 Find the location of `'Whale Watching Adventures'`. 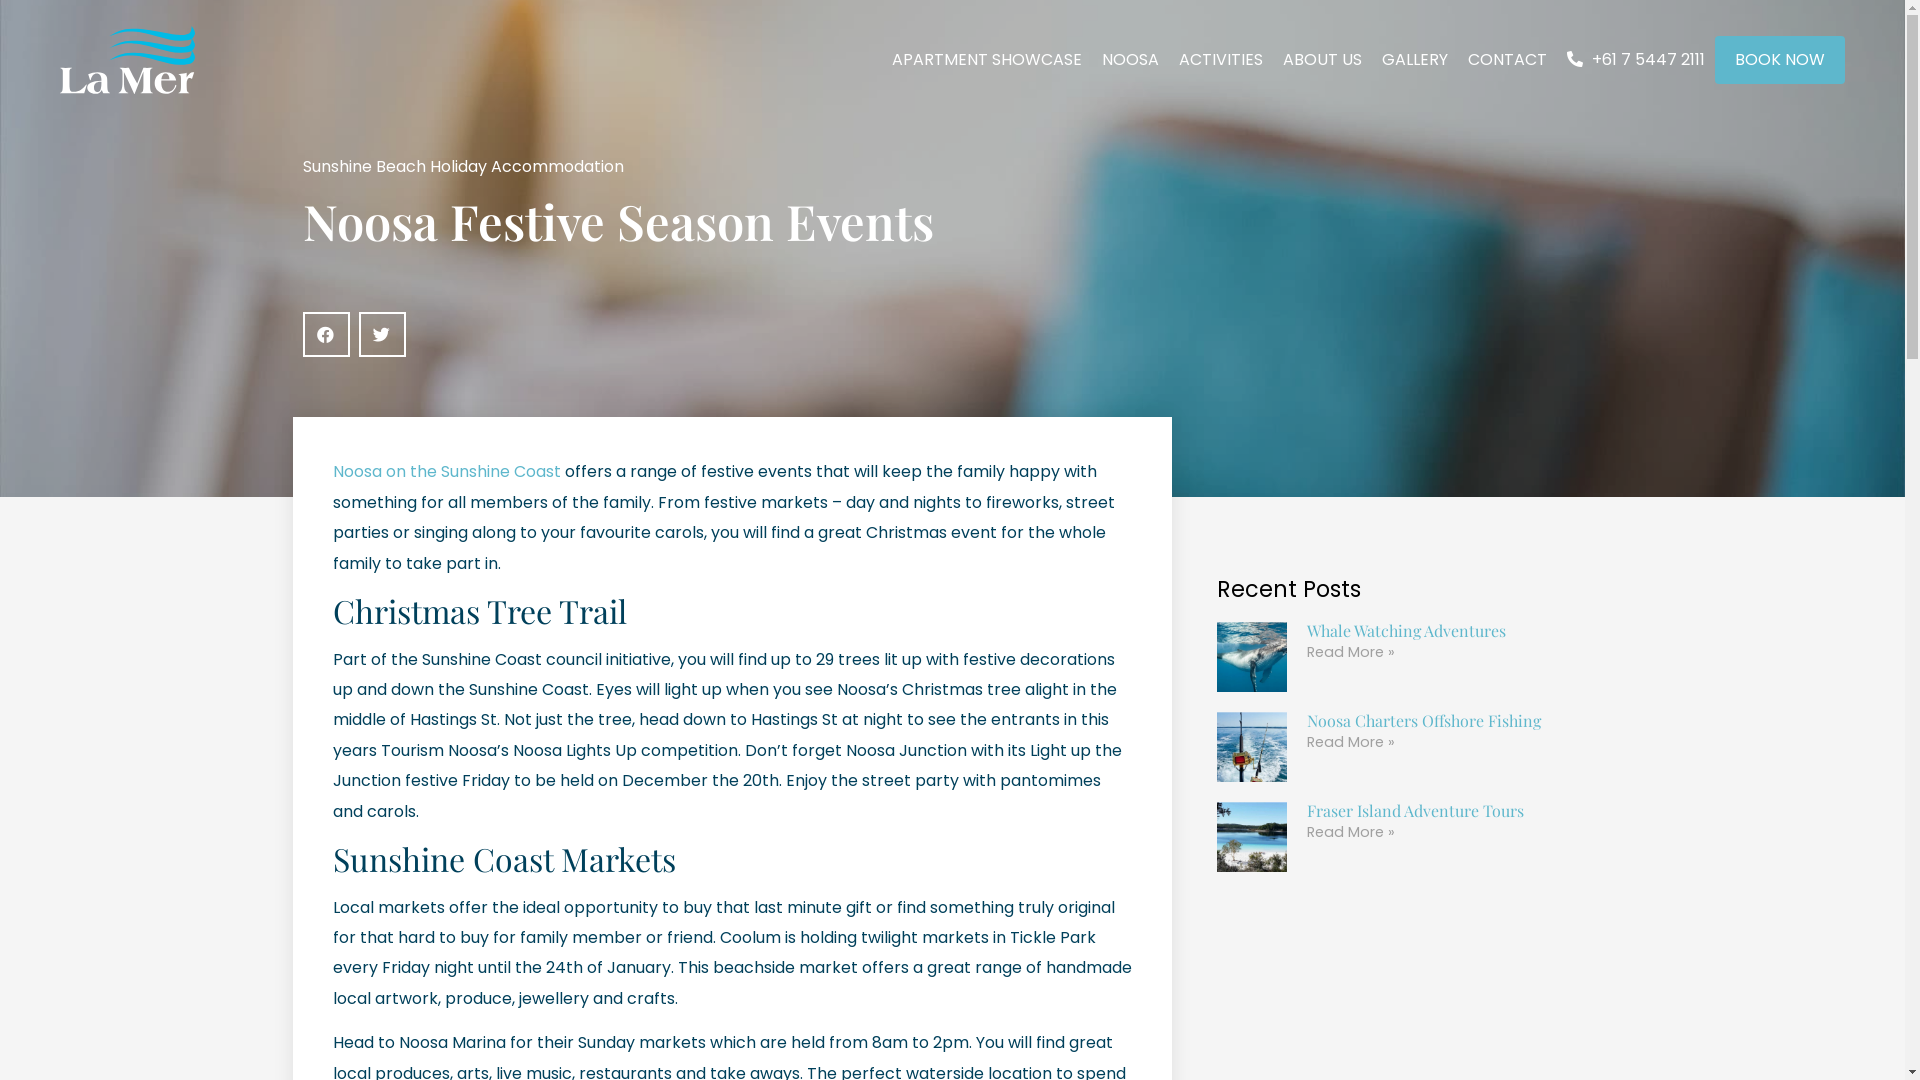

'Whale Watching Adventures' is located at coordinates (1405, 630).